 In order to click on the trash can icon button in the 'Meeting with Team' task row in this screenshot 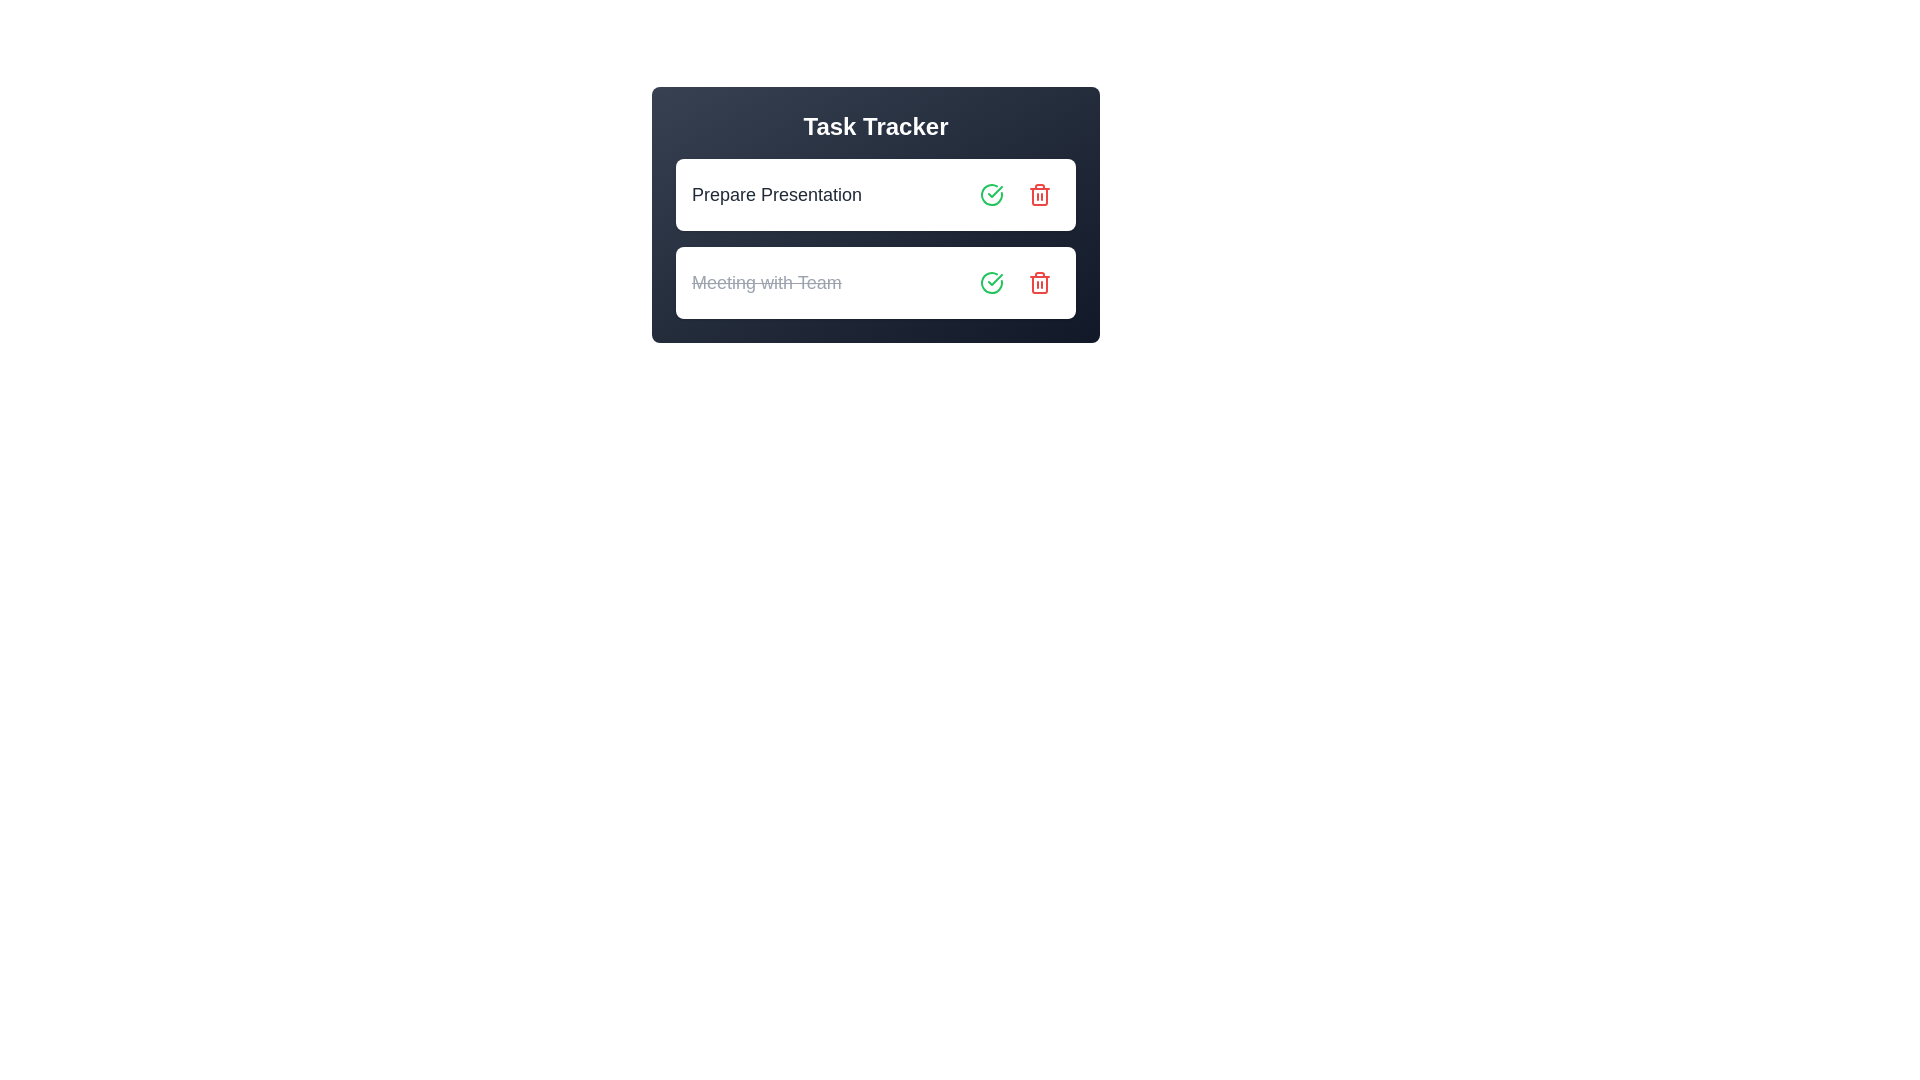, I will do `click(1040, 282)`.